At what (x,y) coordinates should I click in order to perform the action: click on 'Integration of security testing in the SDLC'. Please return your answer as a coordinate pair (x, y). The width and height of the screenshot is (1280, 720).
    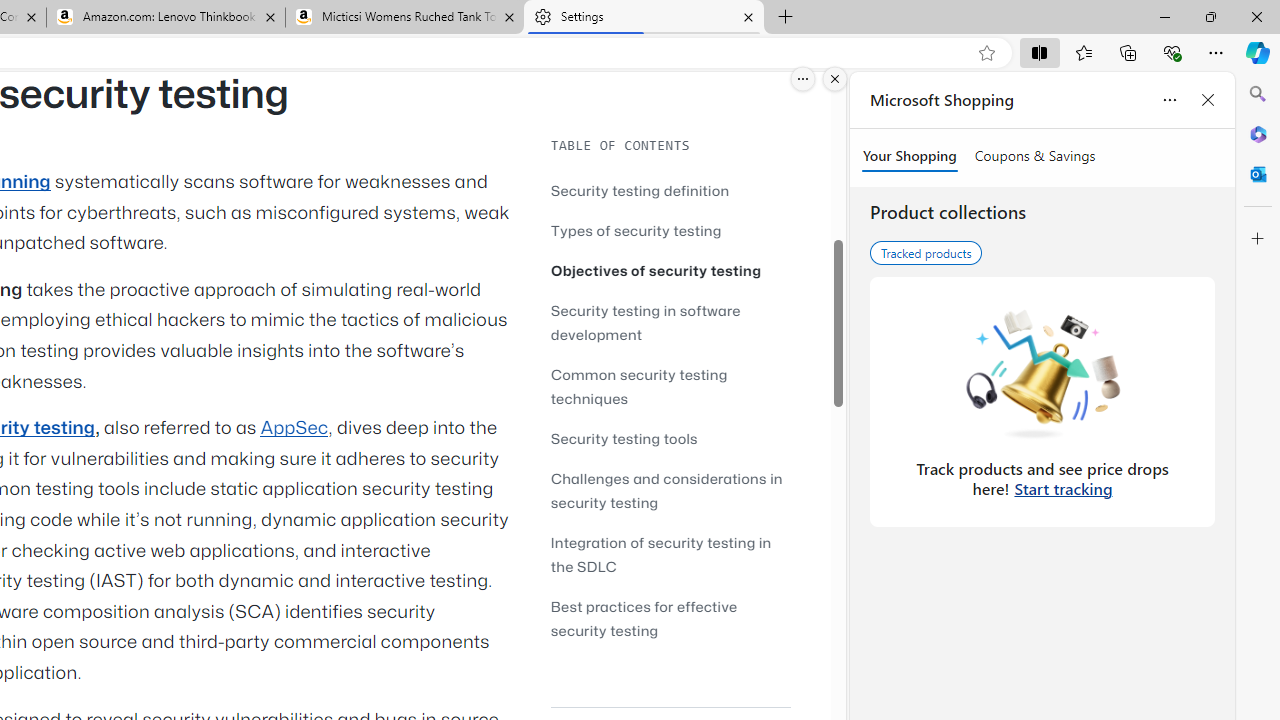
    Looking at the image, I should click on (670, 554).